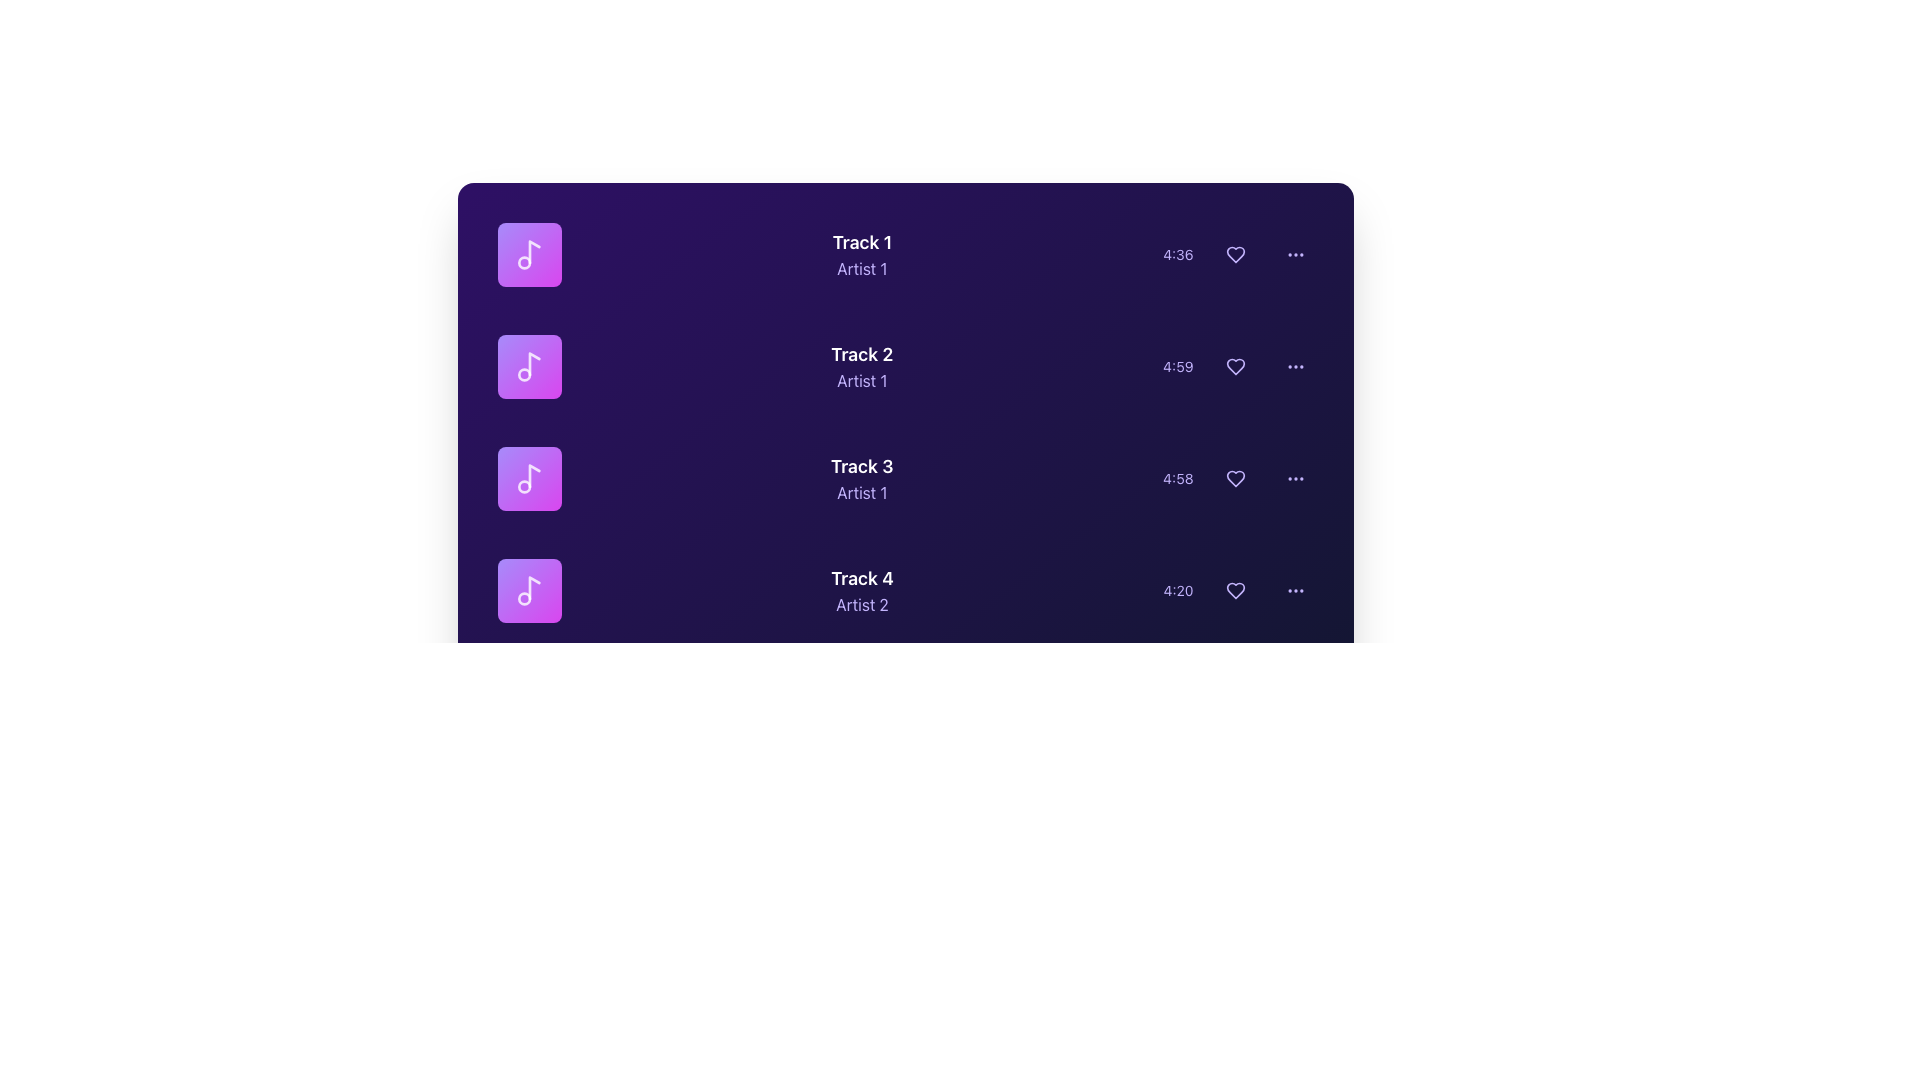  I want to click on the heart-shaped icon button with a violet hue located on the far-right side of the row for 'Track 4' to like the track, so click(1234, 589).